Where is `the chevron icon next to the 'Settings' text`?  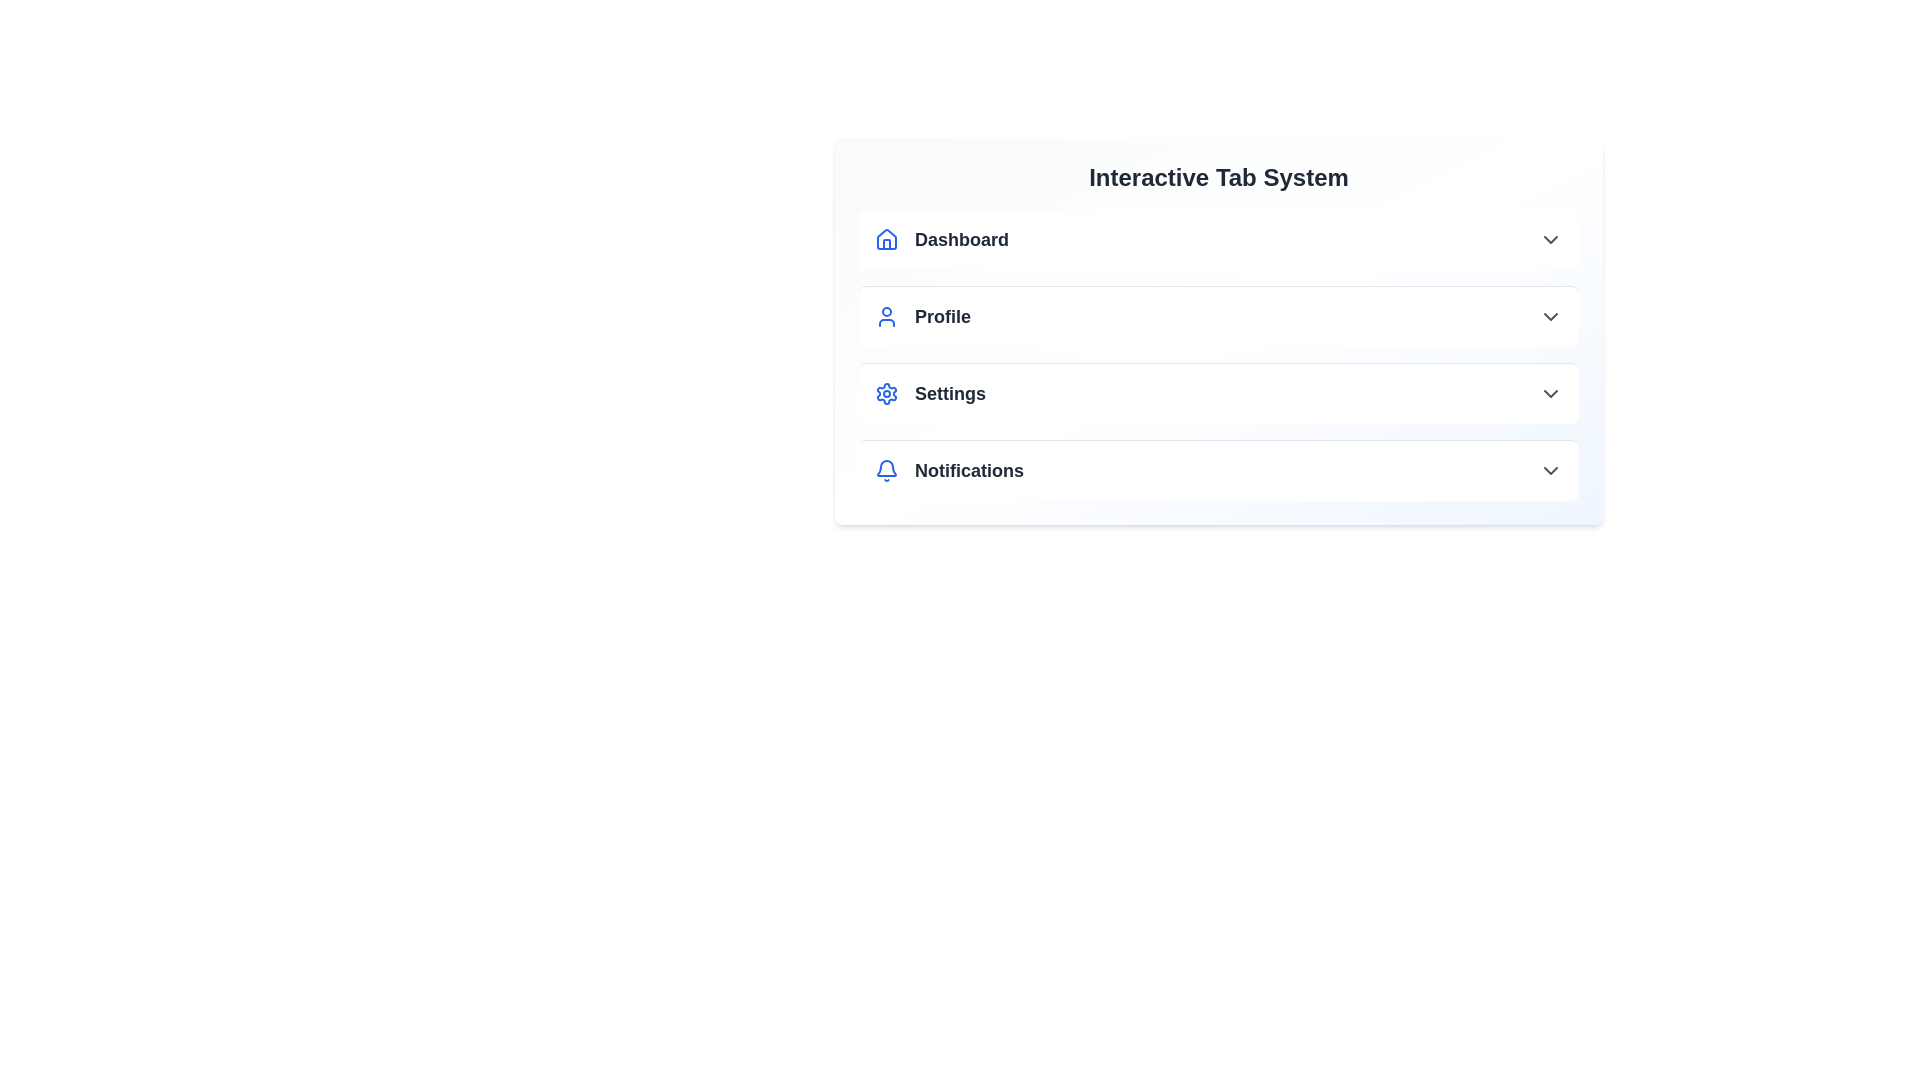
the chevron icon next to the 'Settings' text is located at coordinates (1549, 393).